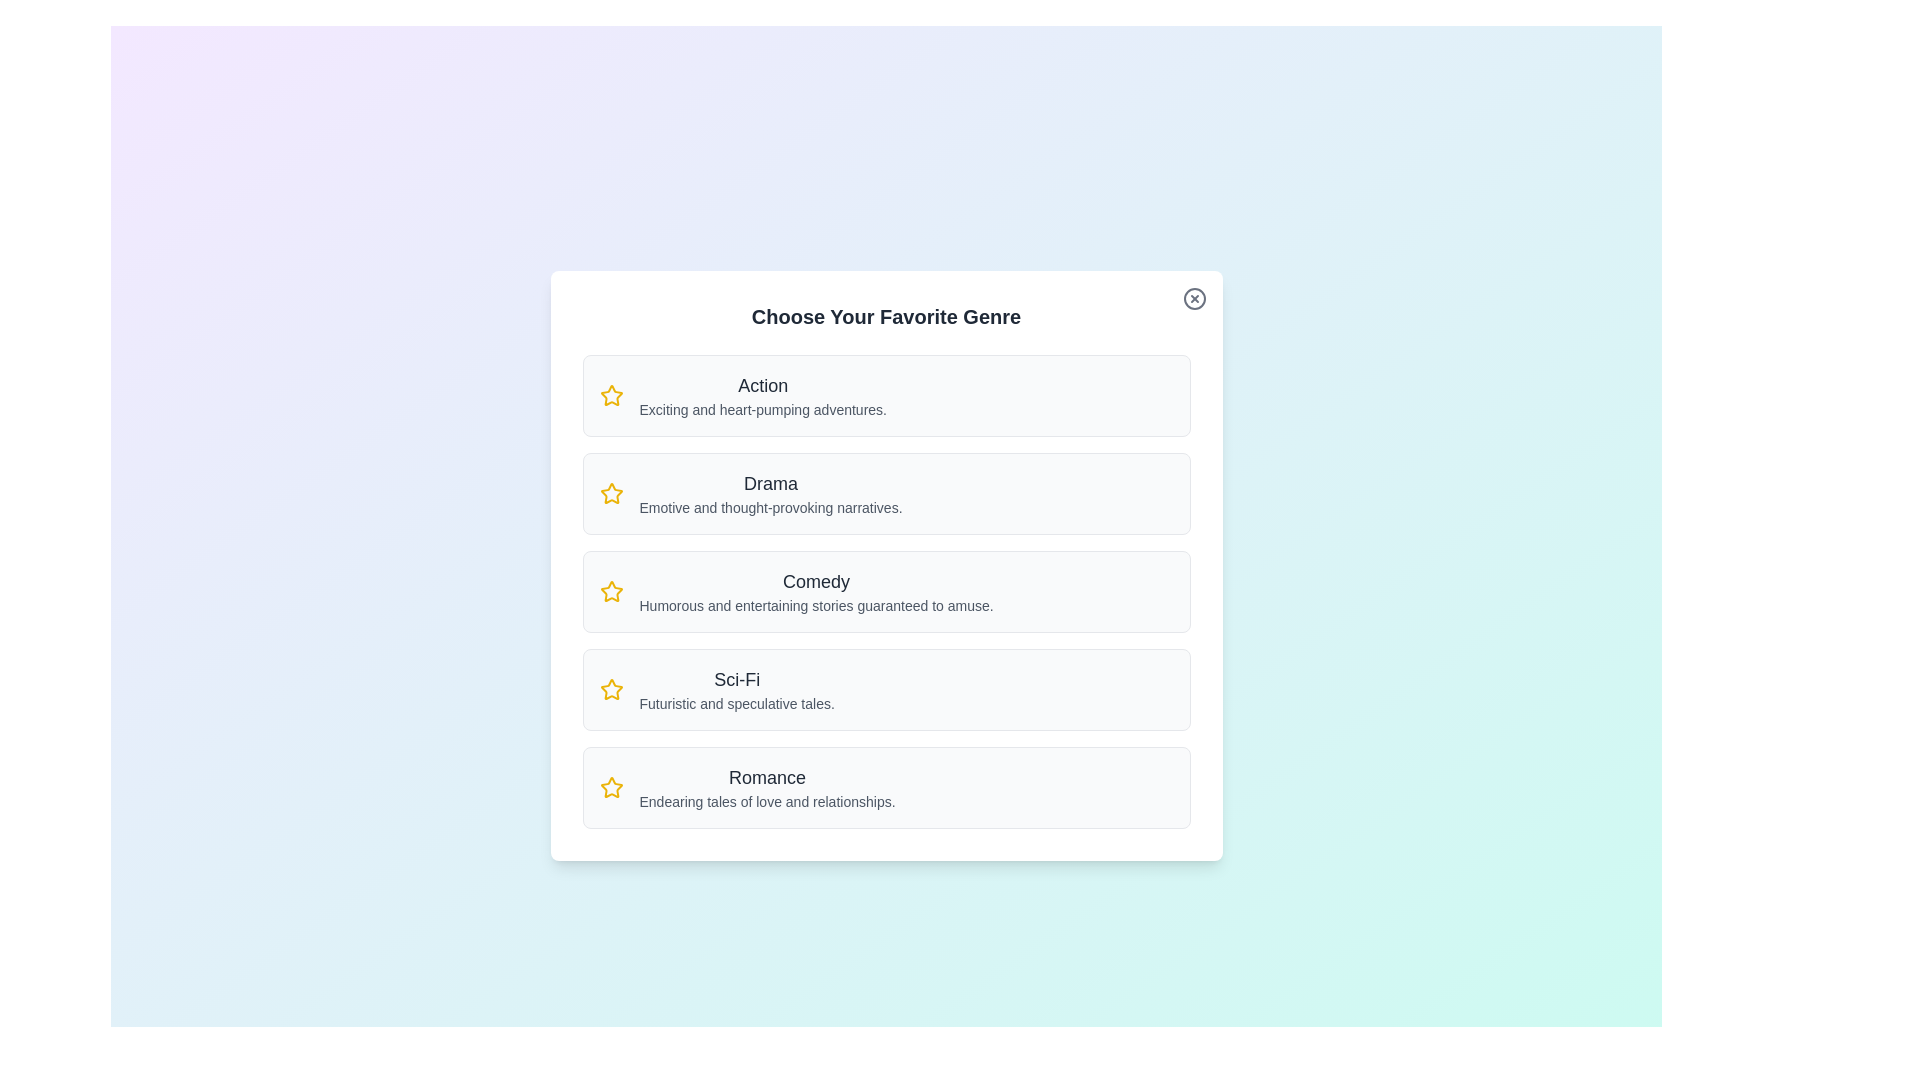  I want to click on the genre description for Sci-Fi, so click(736, 689).